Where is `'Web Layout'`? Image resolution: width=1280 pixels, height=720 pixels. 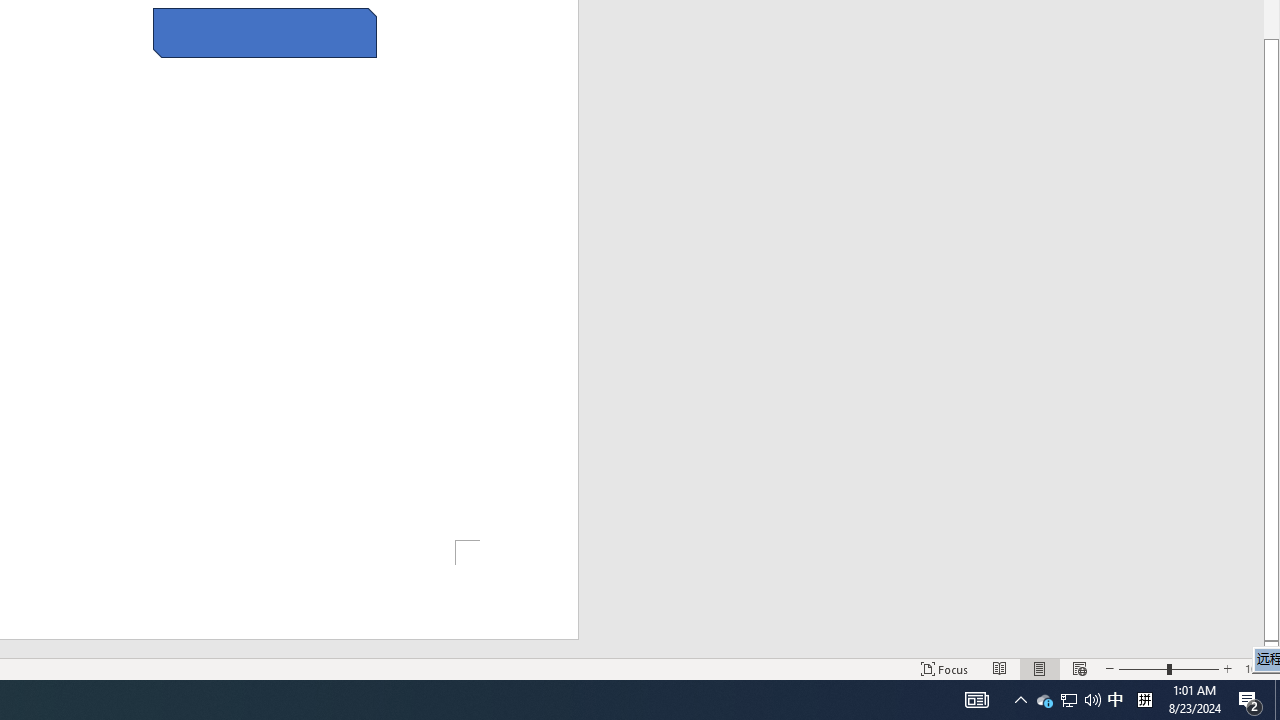 'Web Layout' is located at coordinates (1078, 669).